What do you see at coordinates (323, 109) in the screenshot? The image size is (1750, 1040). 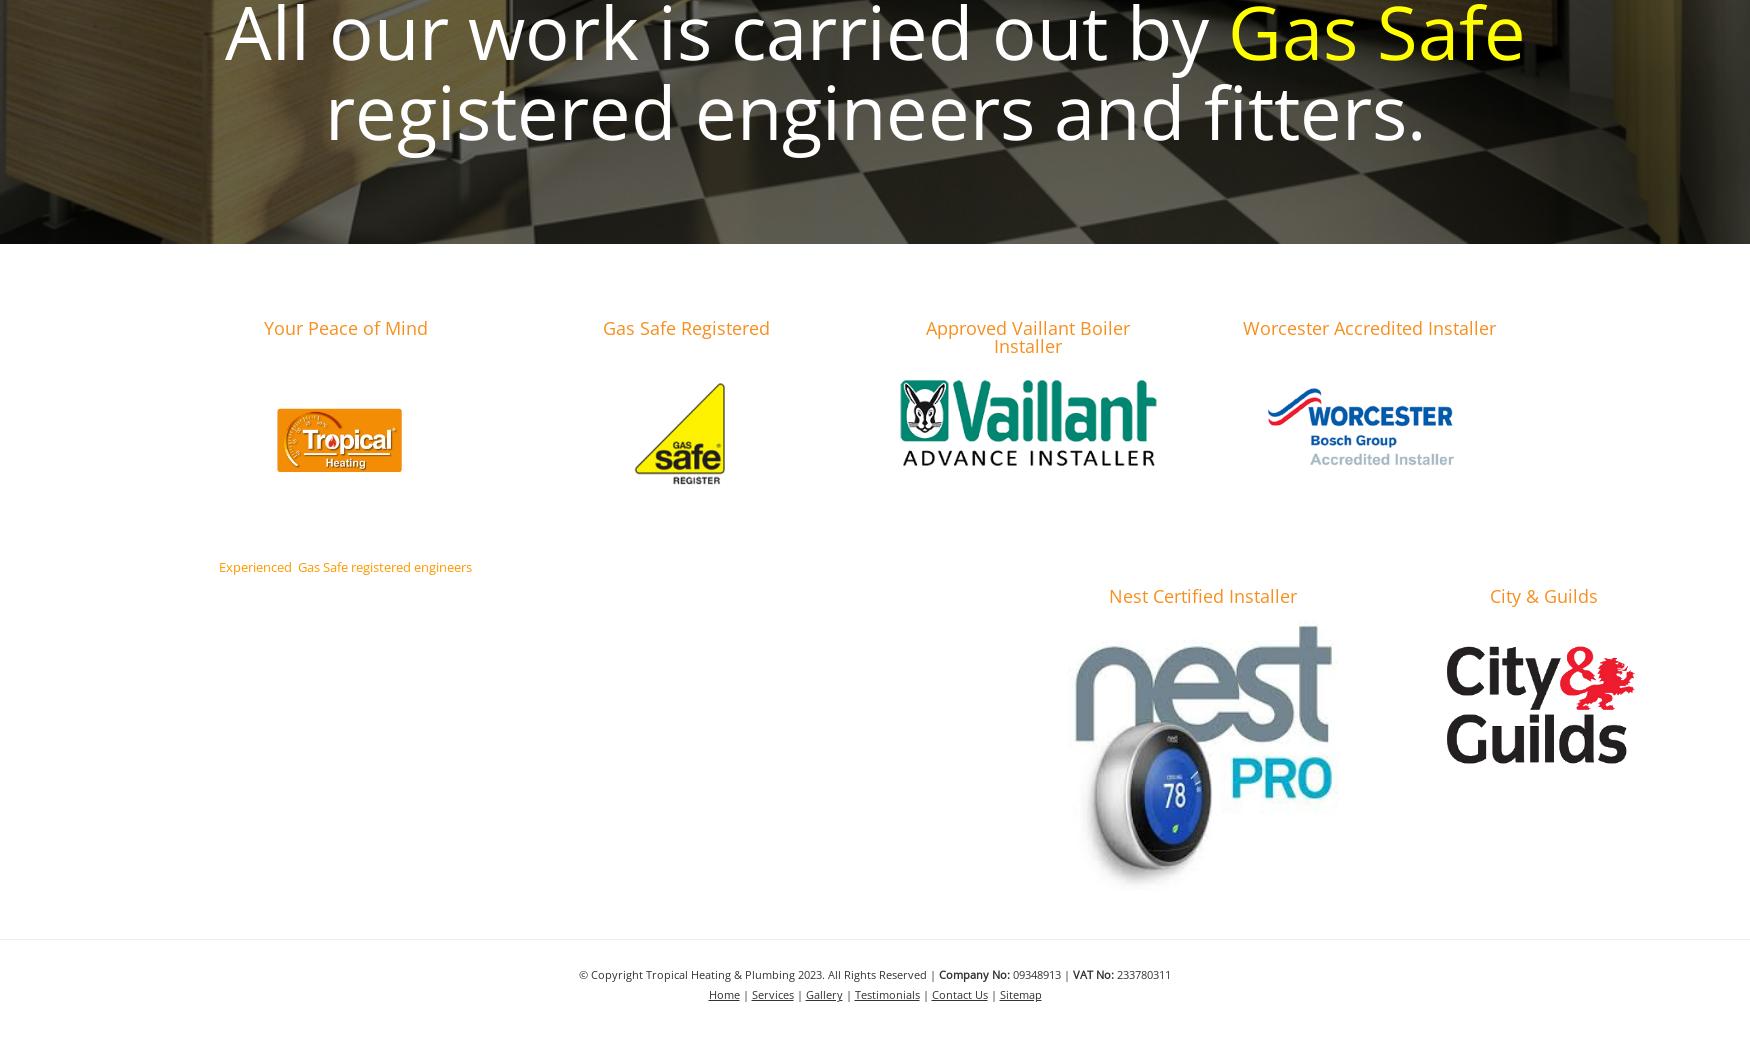 I see `'registered engineers and fitters.'` at bounding box center [323, 109].